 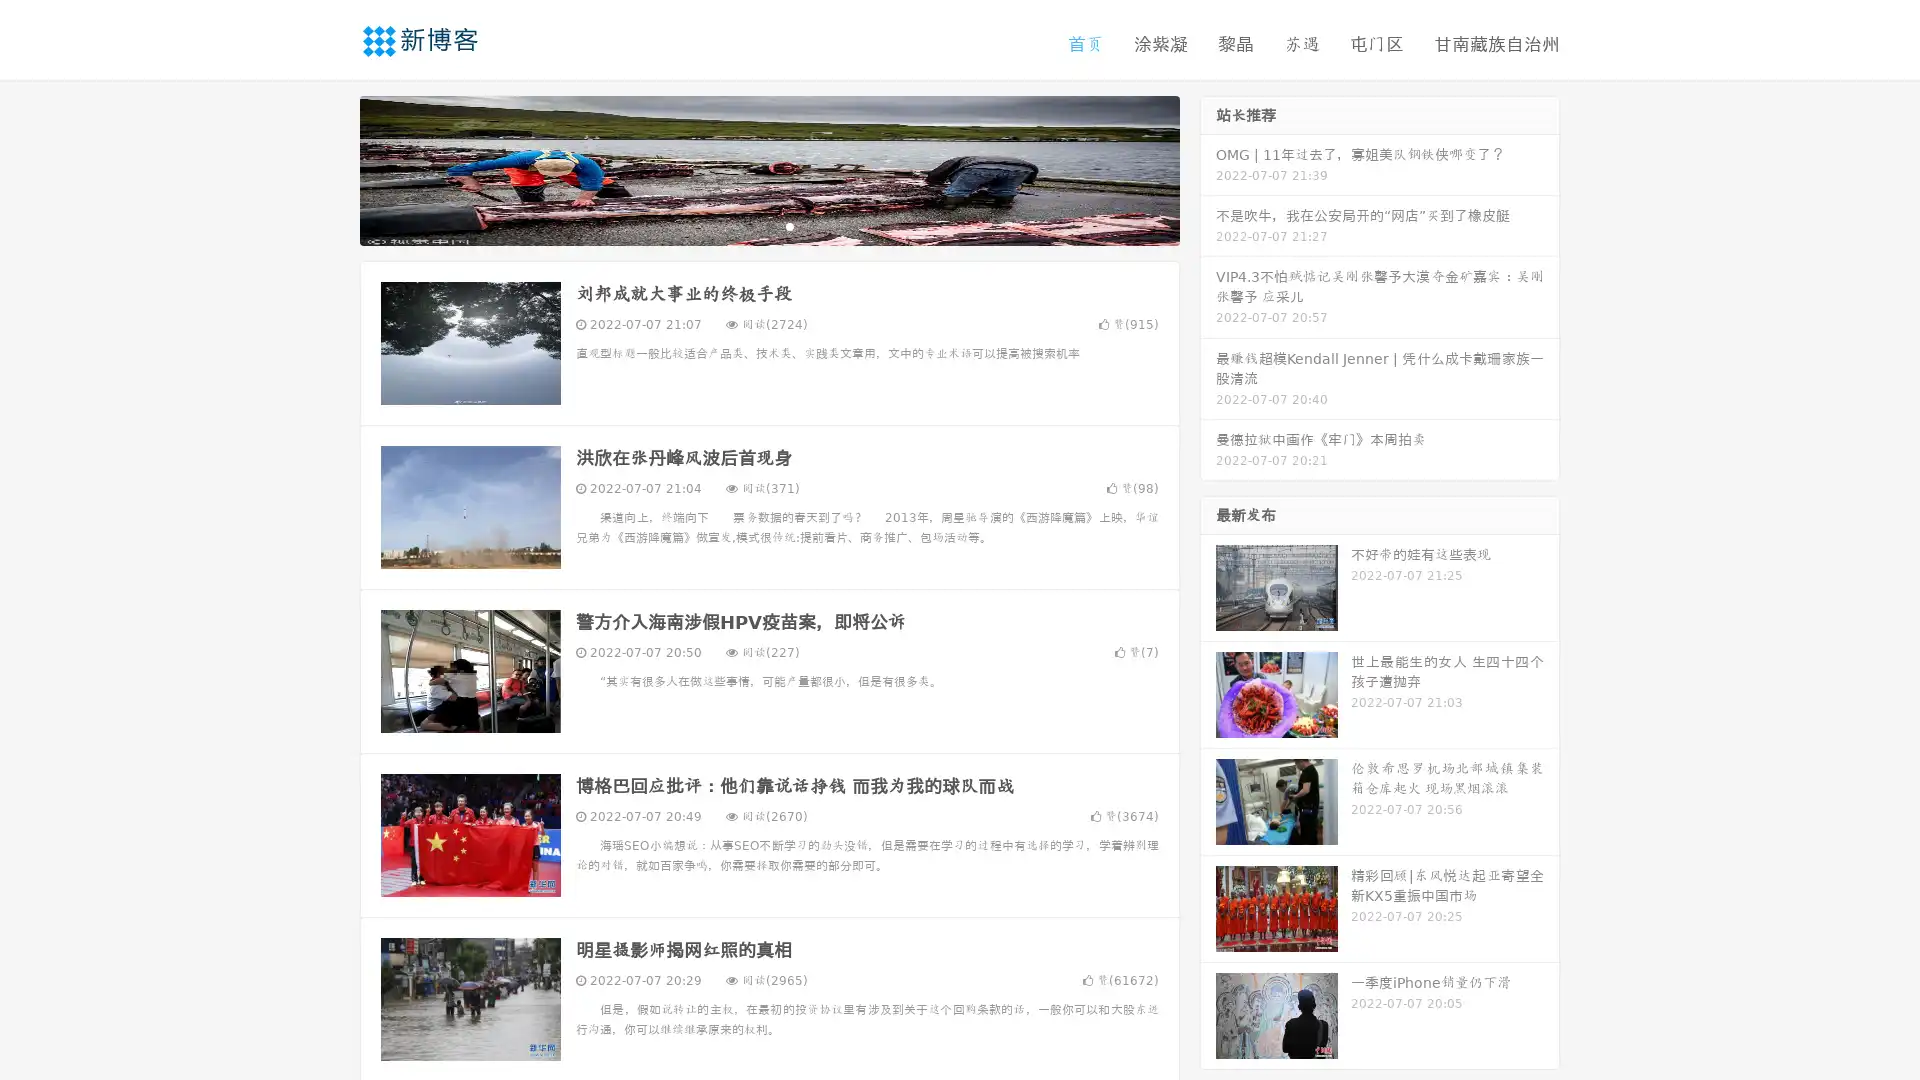 I want to click on Go to slide 1, so click(x=748, y=225).